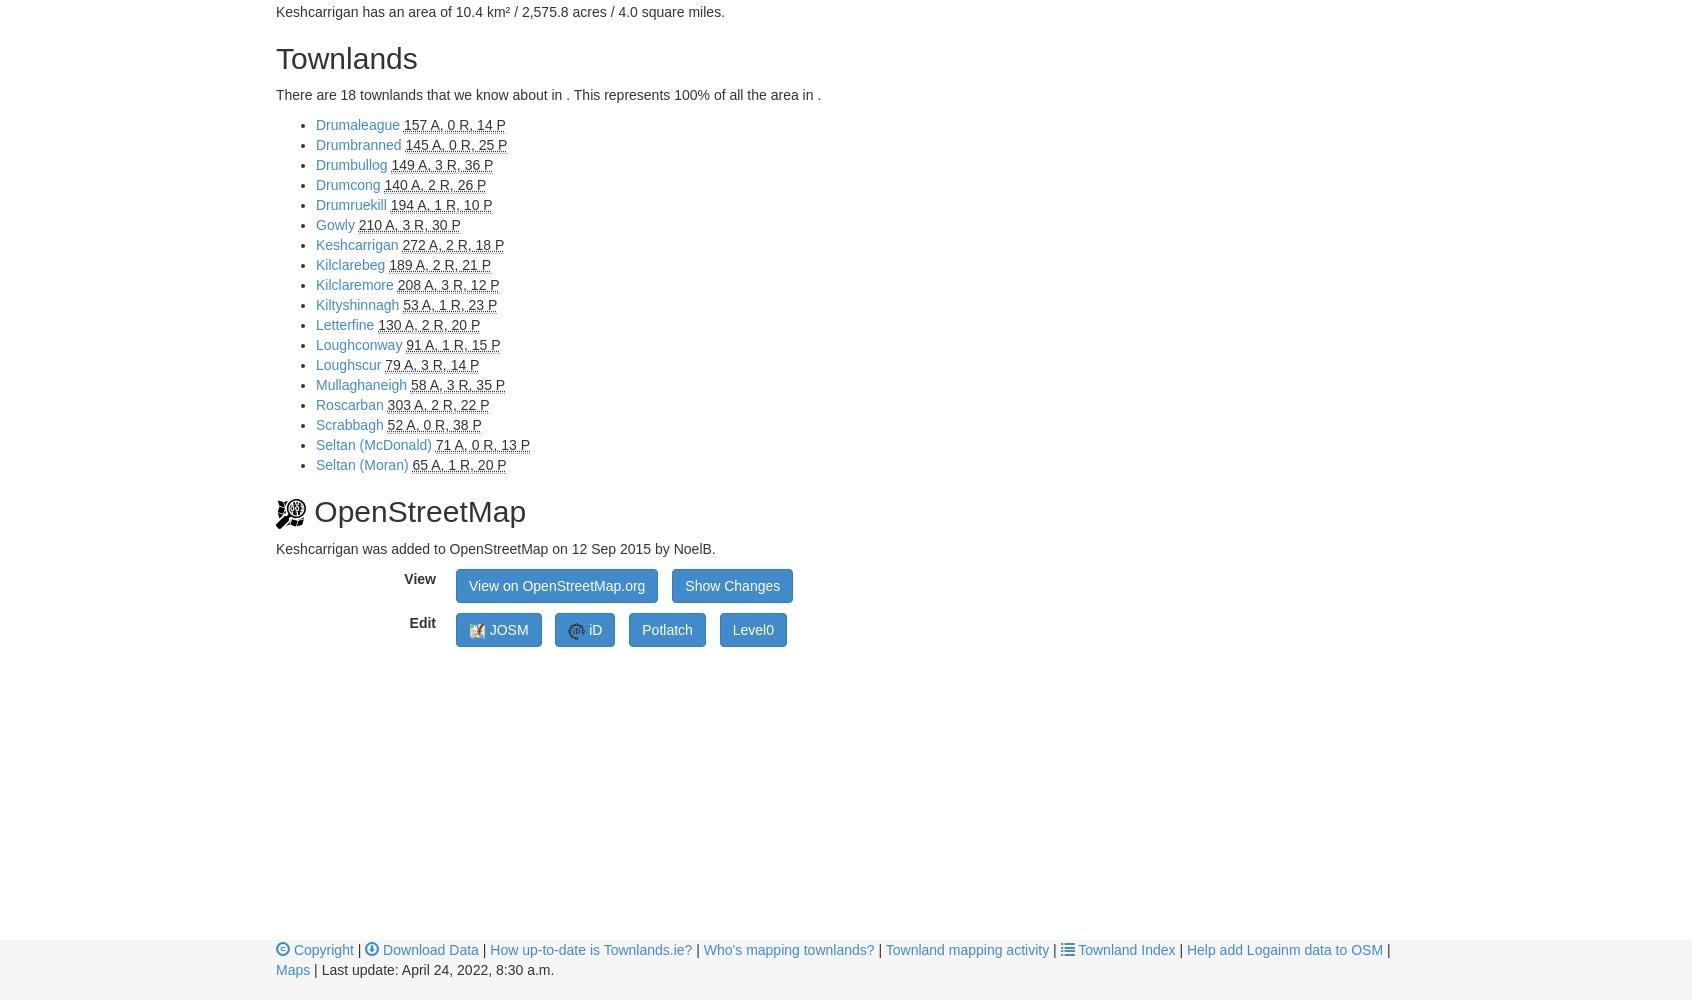 The width and height of the screenshot is (1692, 1000). Describe the element at coordinates (315, 285) in the screenshot. I see `'Kilclaremore'` at that location.